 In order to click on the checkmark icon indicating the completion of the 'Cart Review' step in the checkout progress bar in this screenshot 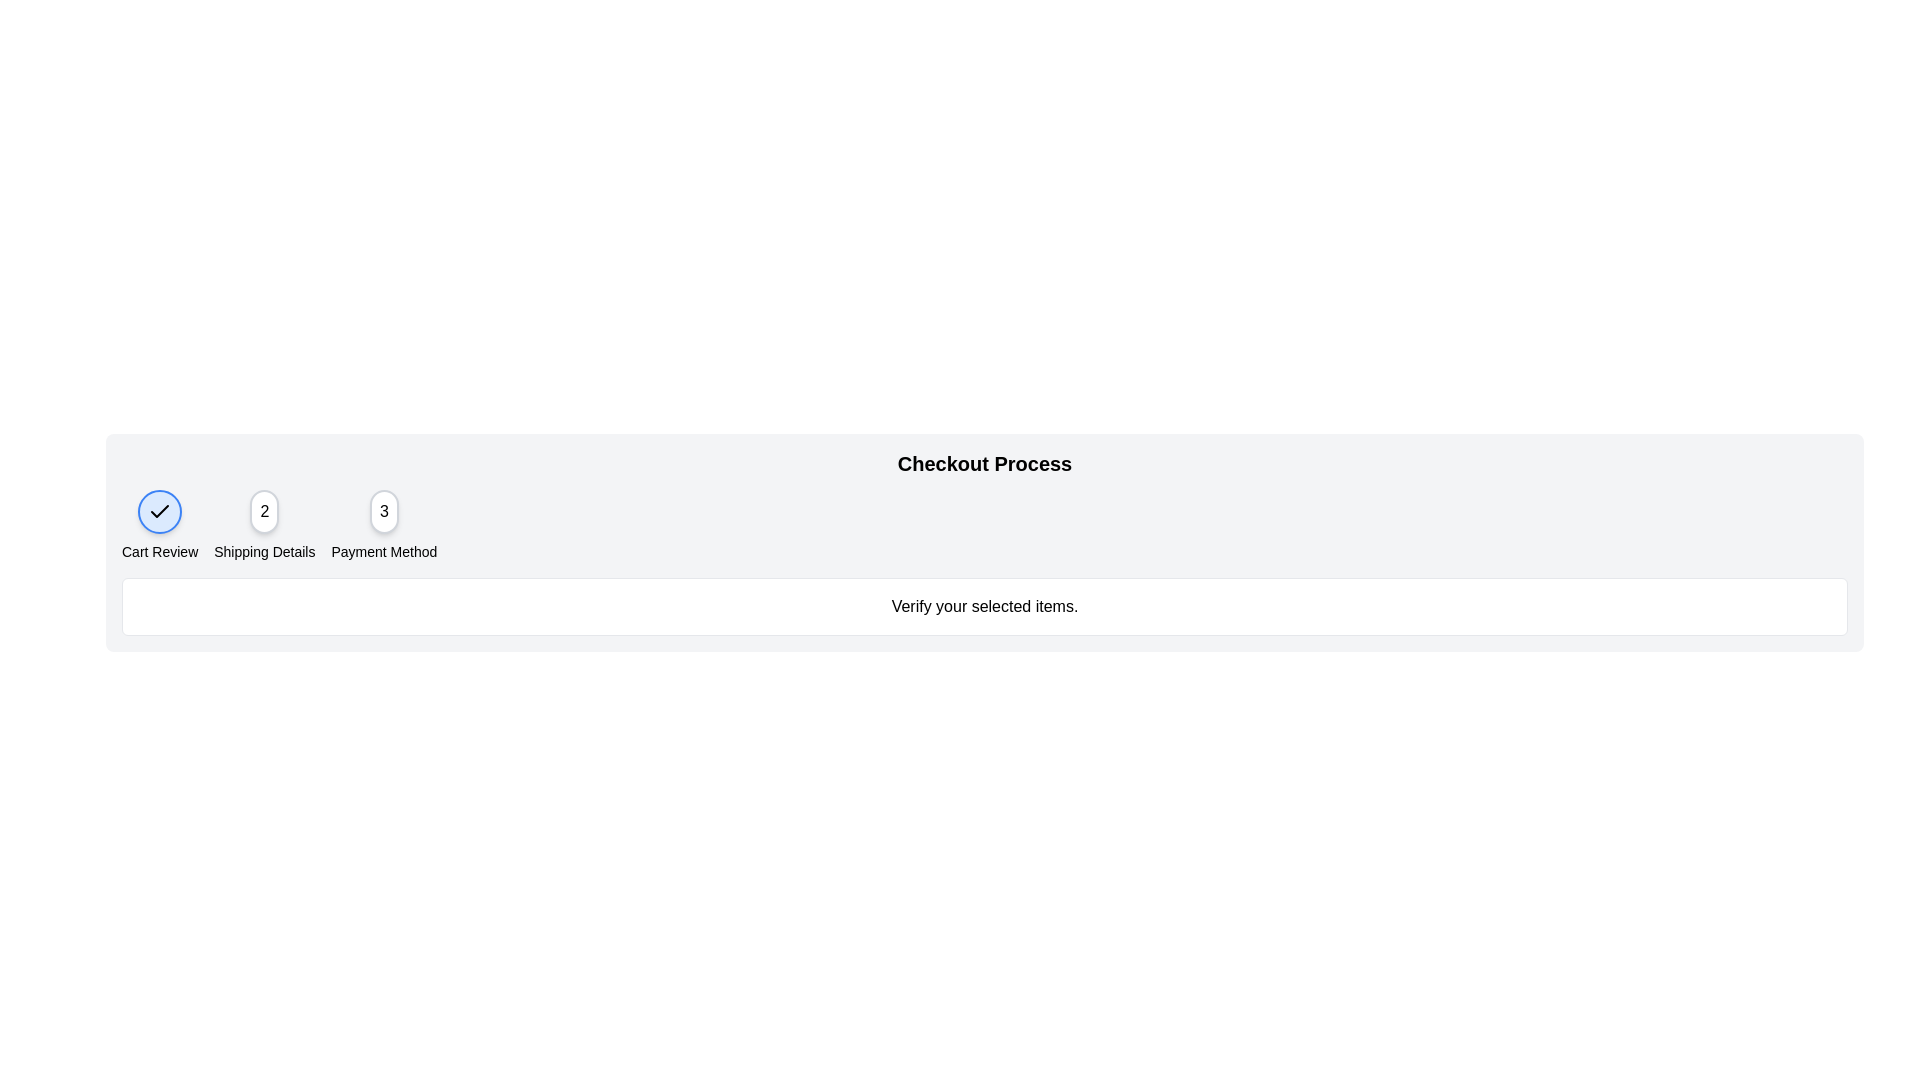, I will do `click(160, 510)`.